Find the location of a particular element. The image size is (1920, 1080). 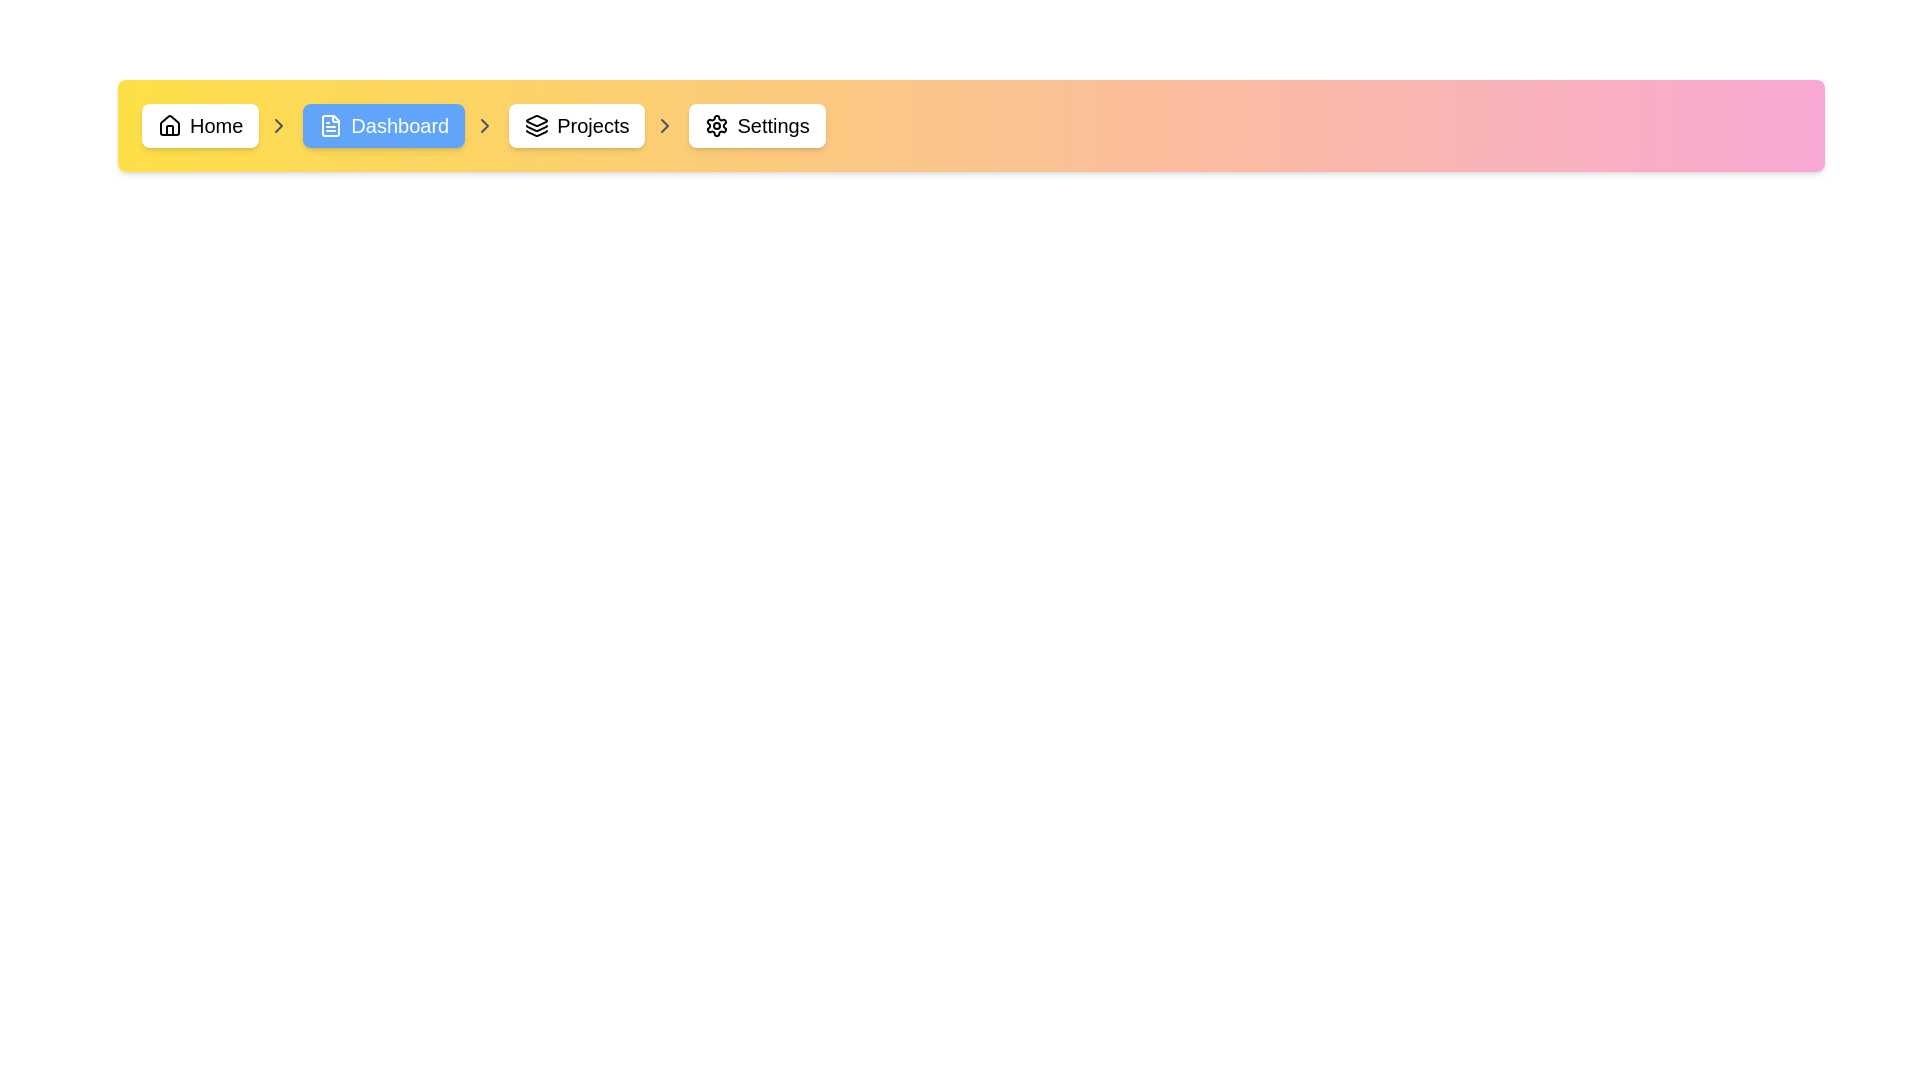

the navigational division icon located between the 'Projects' and 'Settings' breadcrumb items, which indicates hierarchy or sequence is located at coordinates (665, 126).